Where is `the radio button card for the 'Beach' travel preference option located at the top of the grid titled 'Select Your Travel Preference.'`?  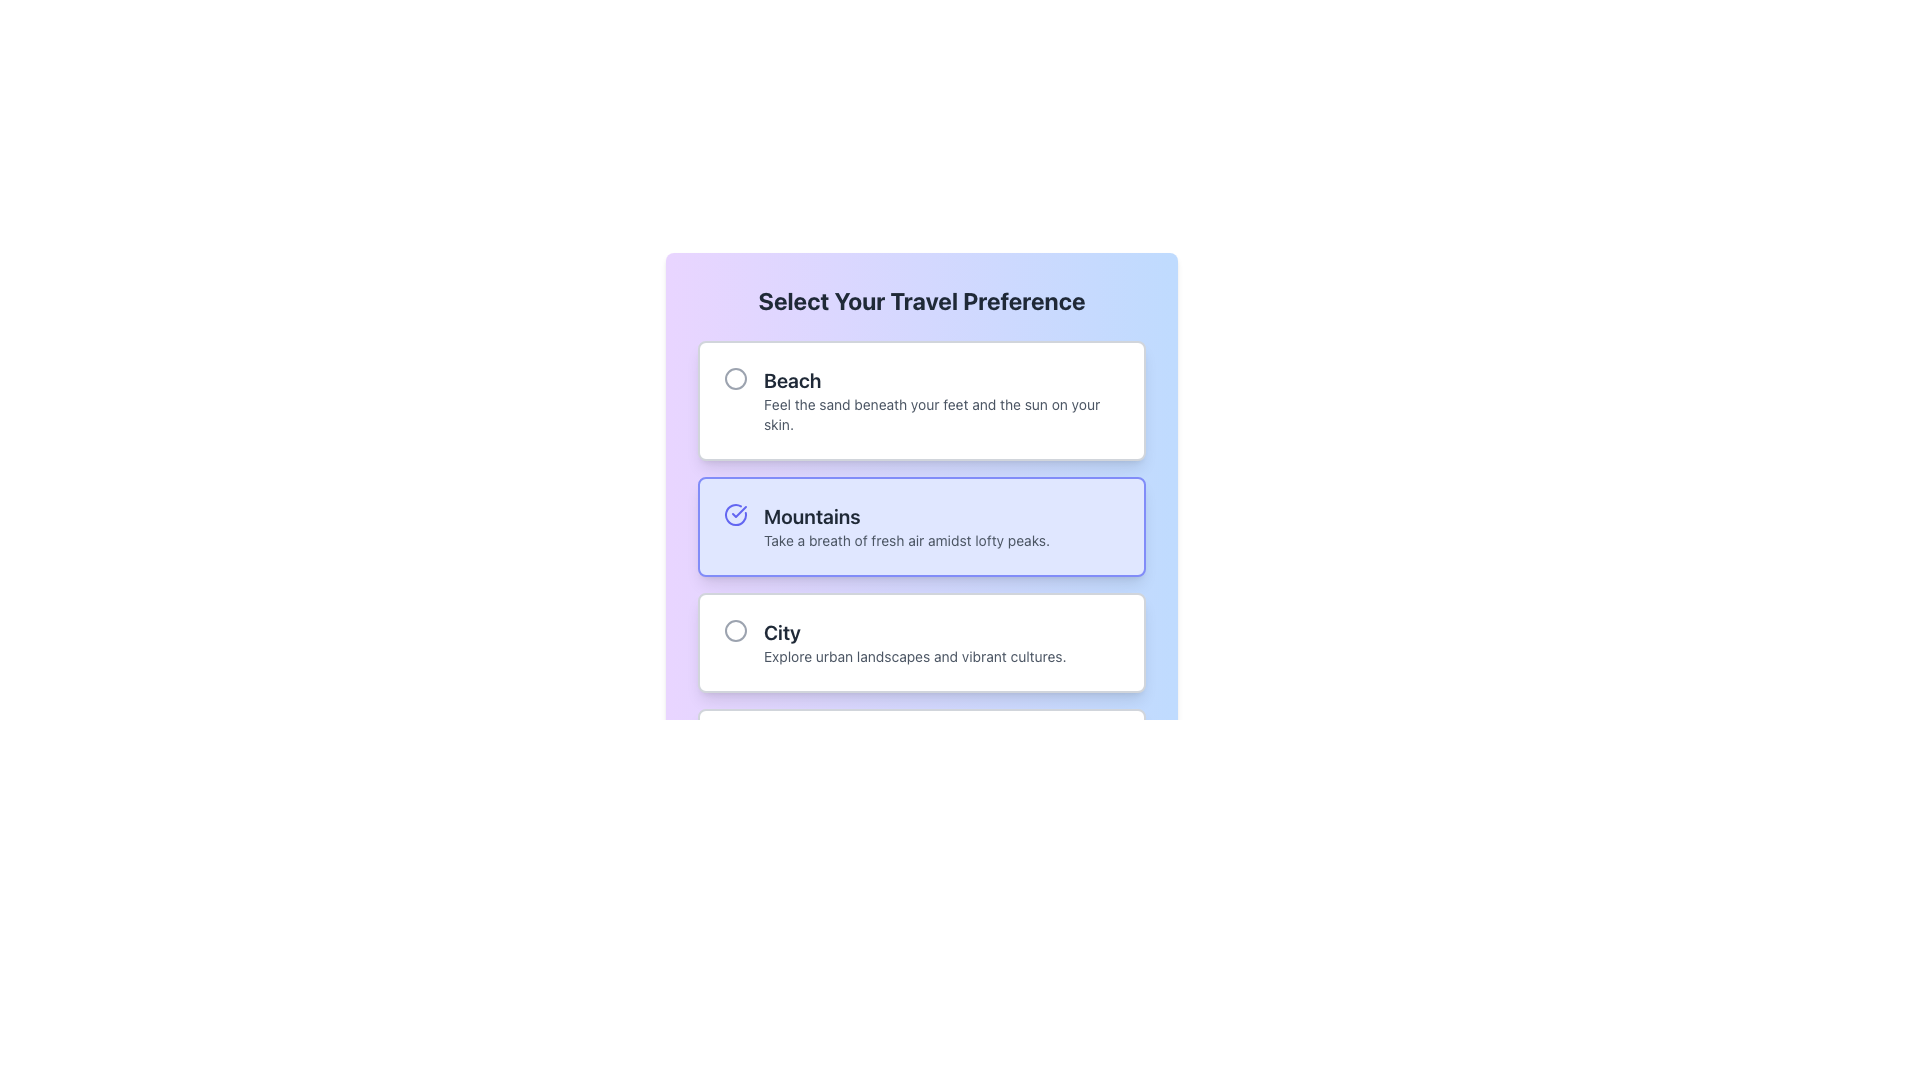 the radio button card for the 'Beach' travel preference option located at the top of the grid titled 'Select Your Travel Preference.' is located at coordinates (920, 401).